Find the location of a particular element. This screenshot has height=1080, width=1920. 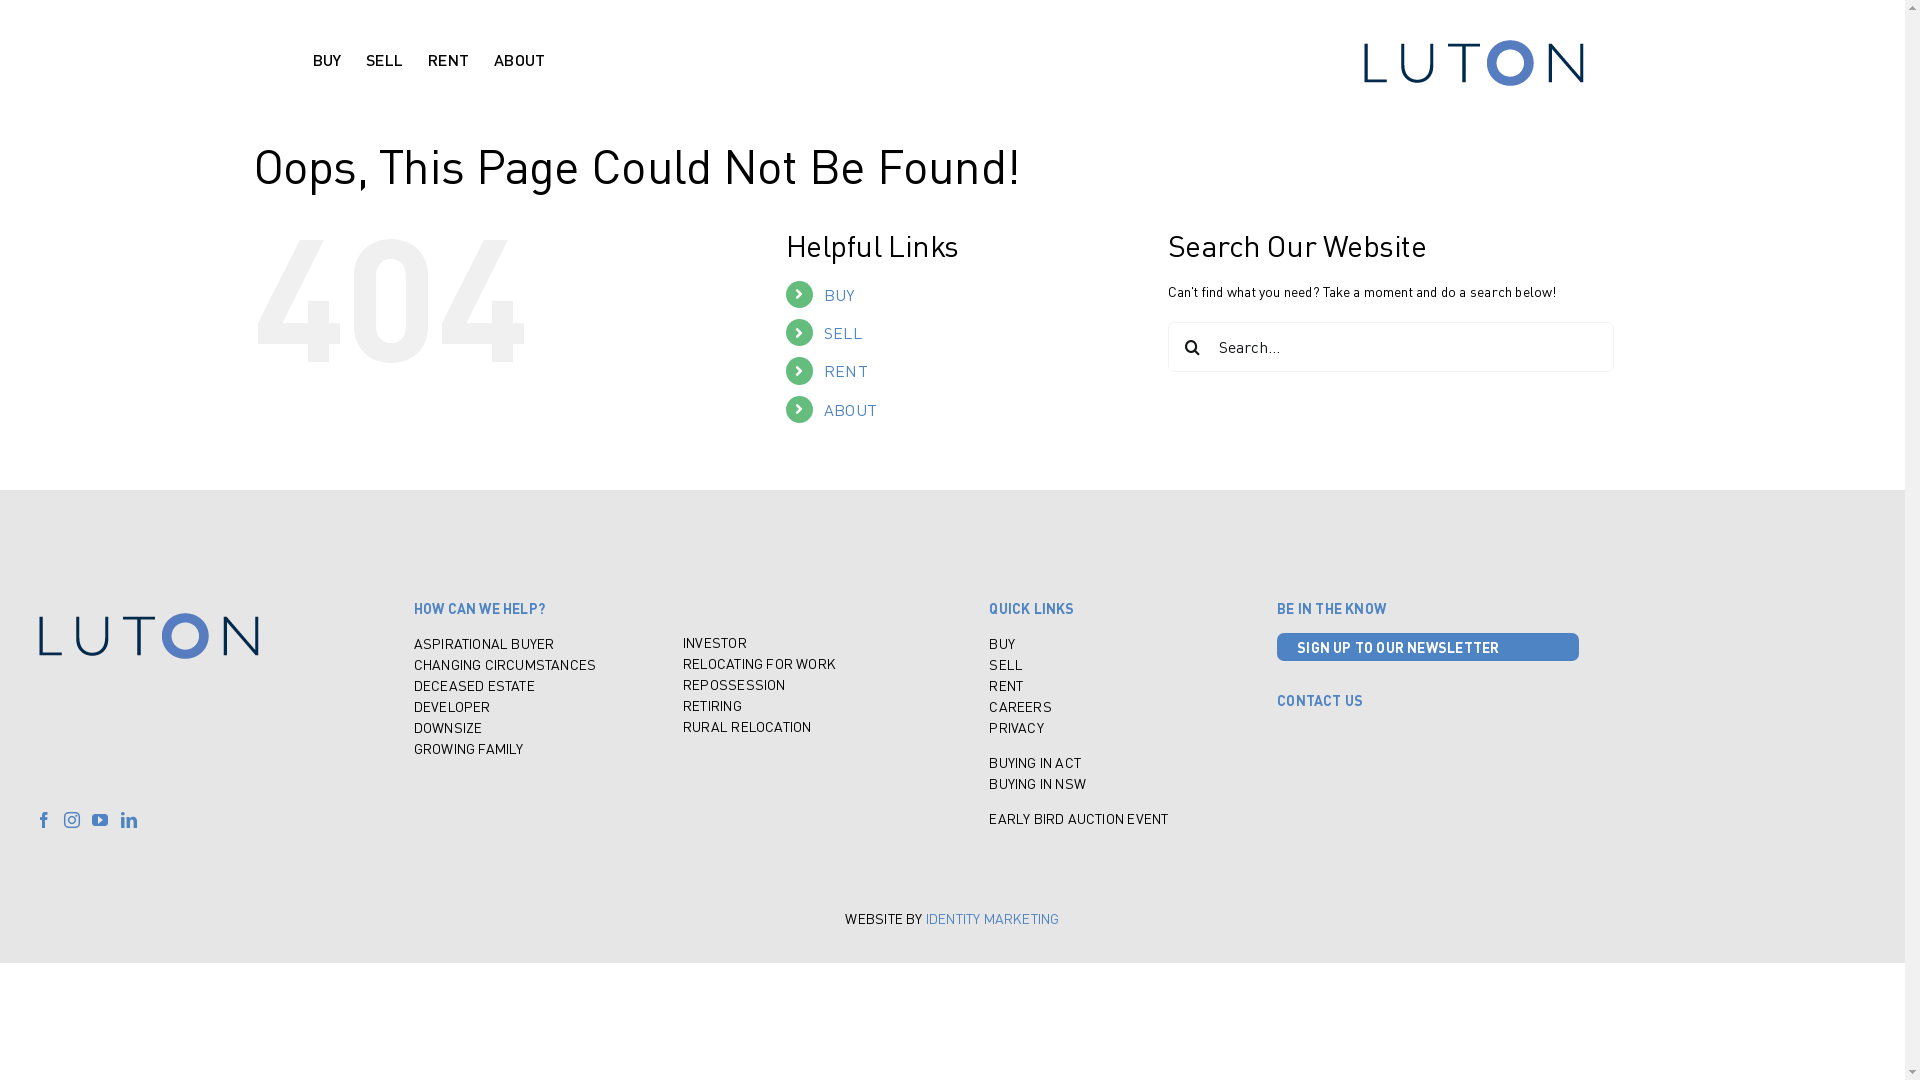

'RURAL RELOCATION' is located at coordinates (746, 725).